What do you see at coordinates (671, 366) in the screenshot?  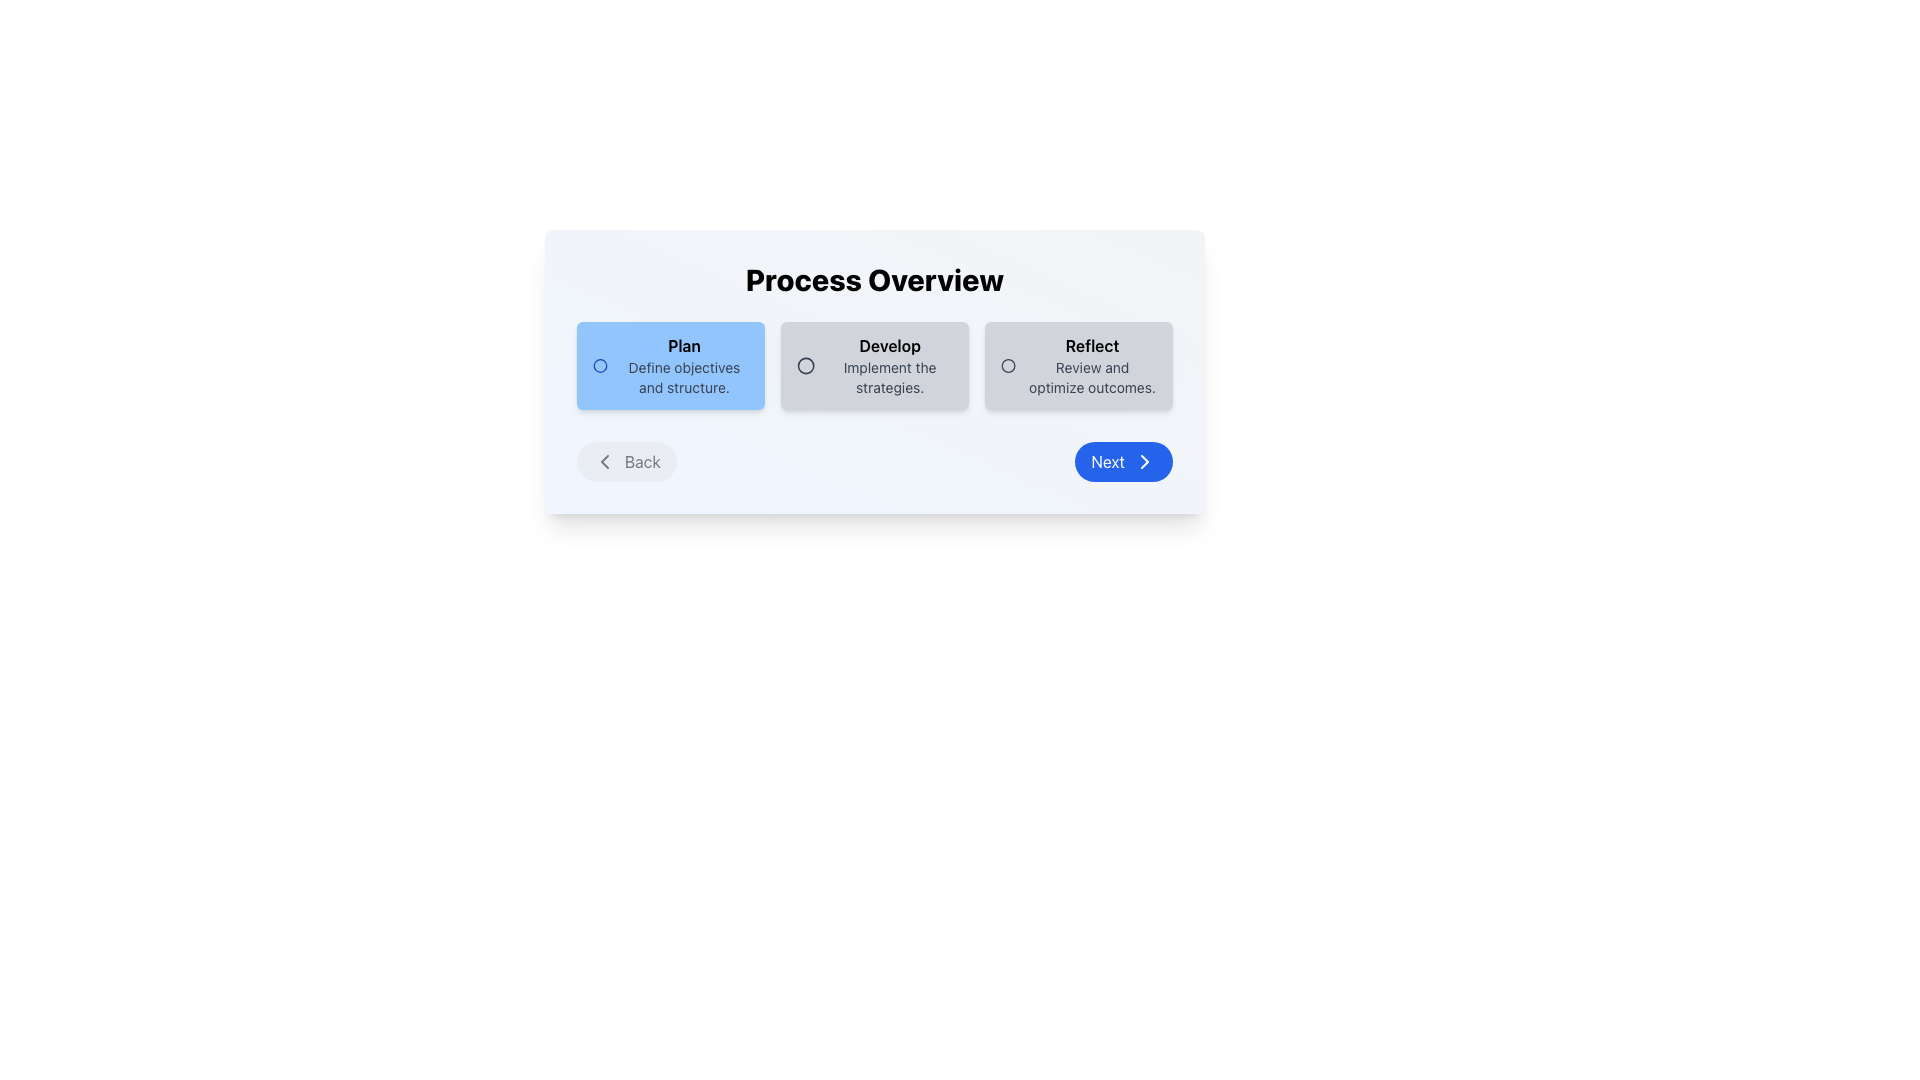 I see `the 'Plan' Step Card, which is the first card in a horizontal sequence of three cards in the process flow interface` at bounding box center [671, 366].